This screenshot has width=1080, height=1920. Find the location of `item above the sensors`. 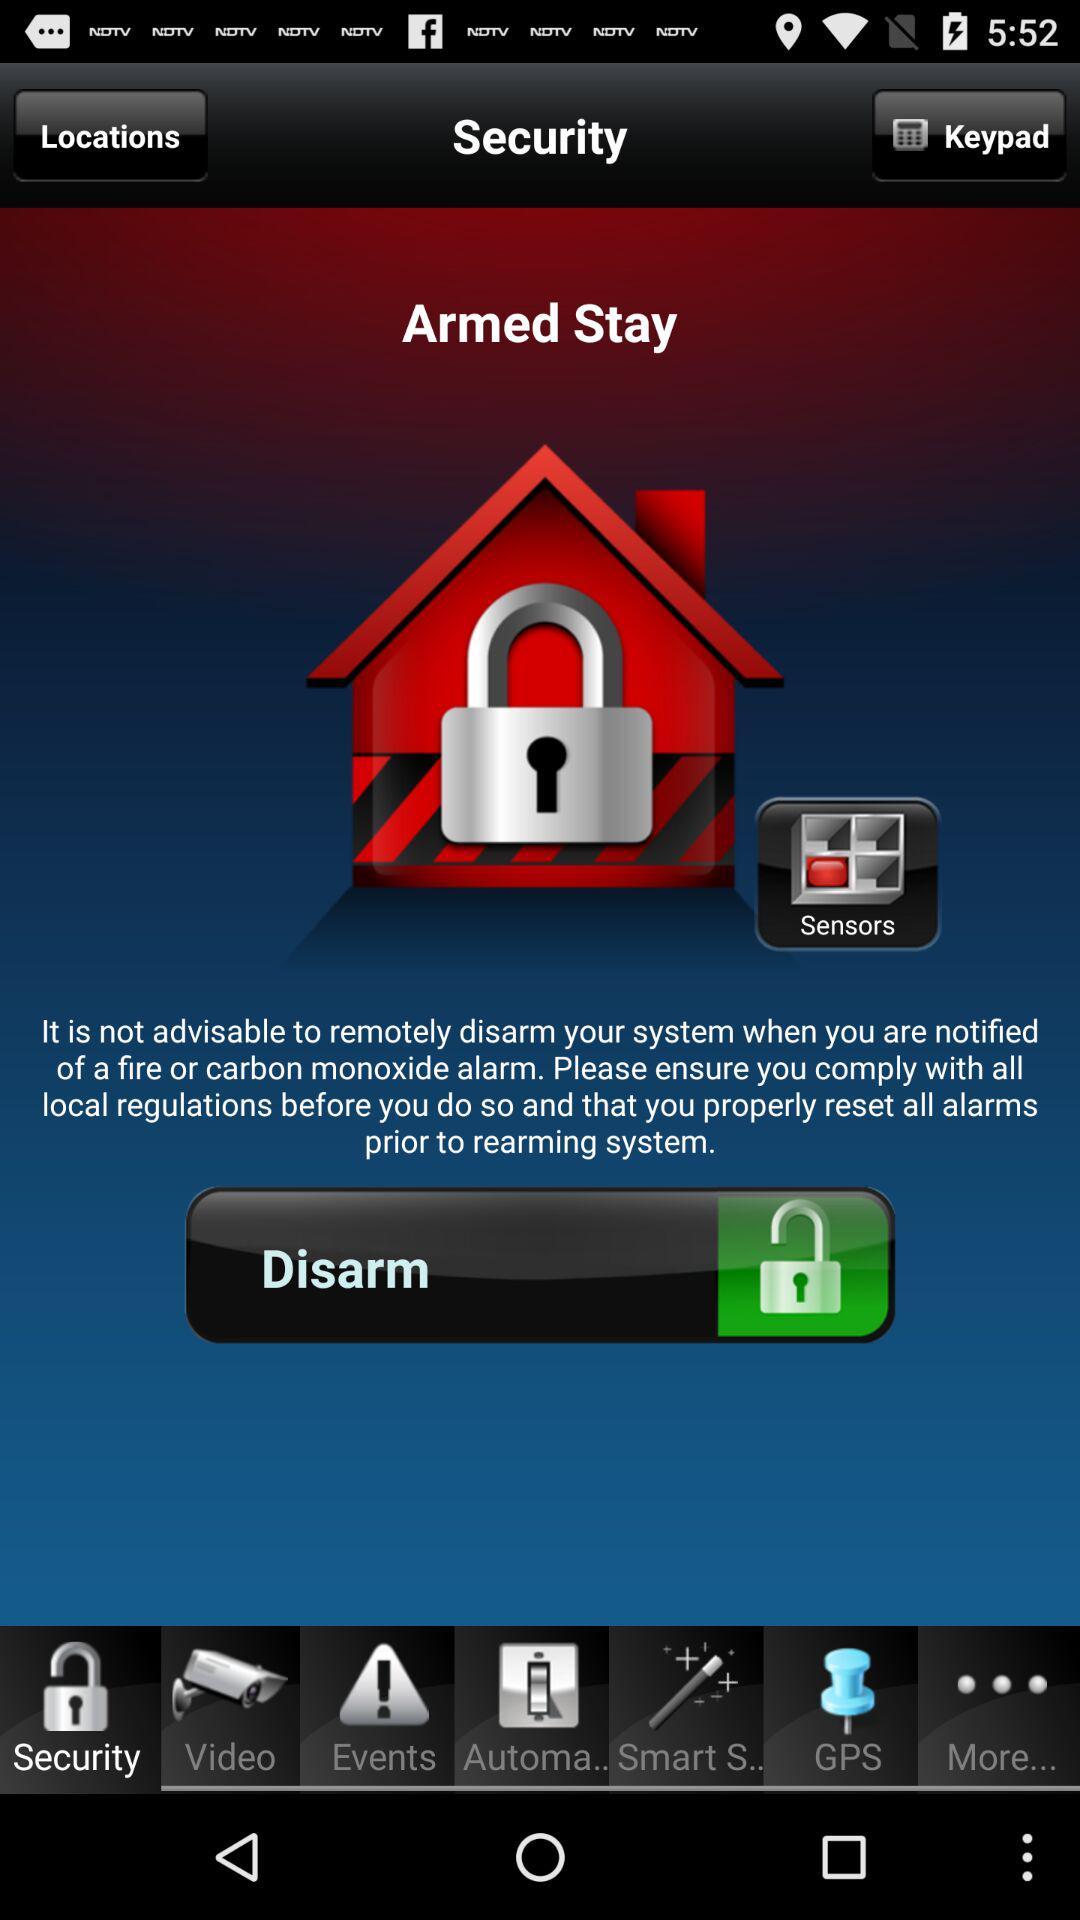

item above the sensors is located at coordinates (968, 134).